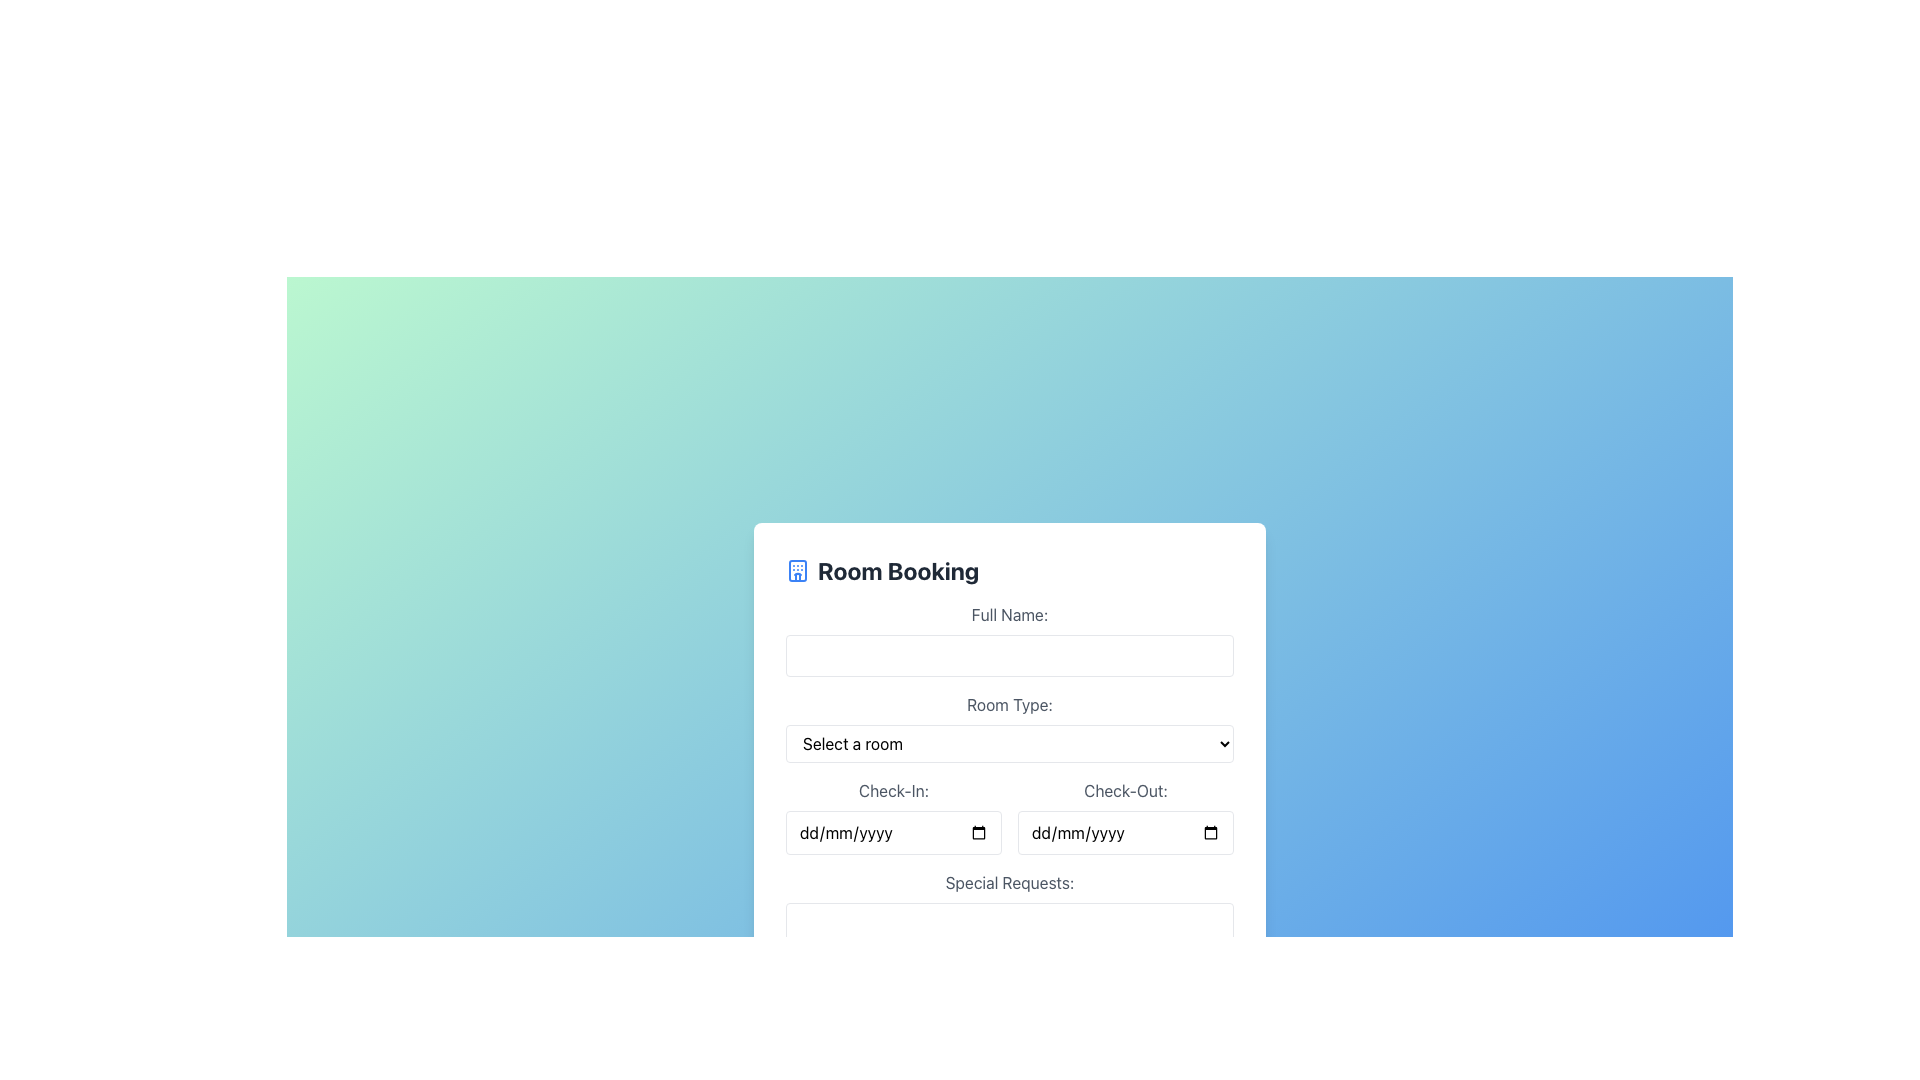 The height and width of the screenshot is (1080, 1920). What do you see at coordinates (796, 570) in the screenshot?
I see `the central rounded rectangle with a light blue border located in the top left corner of the 'Room Booking' header` at bounding box center [796, 570].